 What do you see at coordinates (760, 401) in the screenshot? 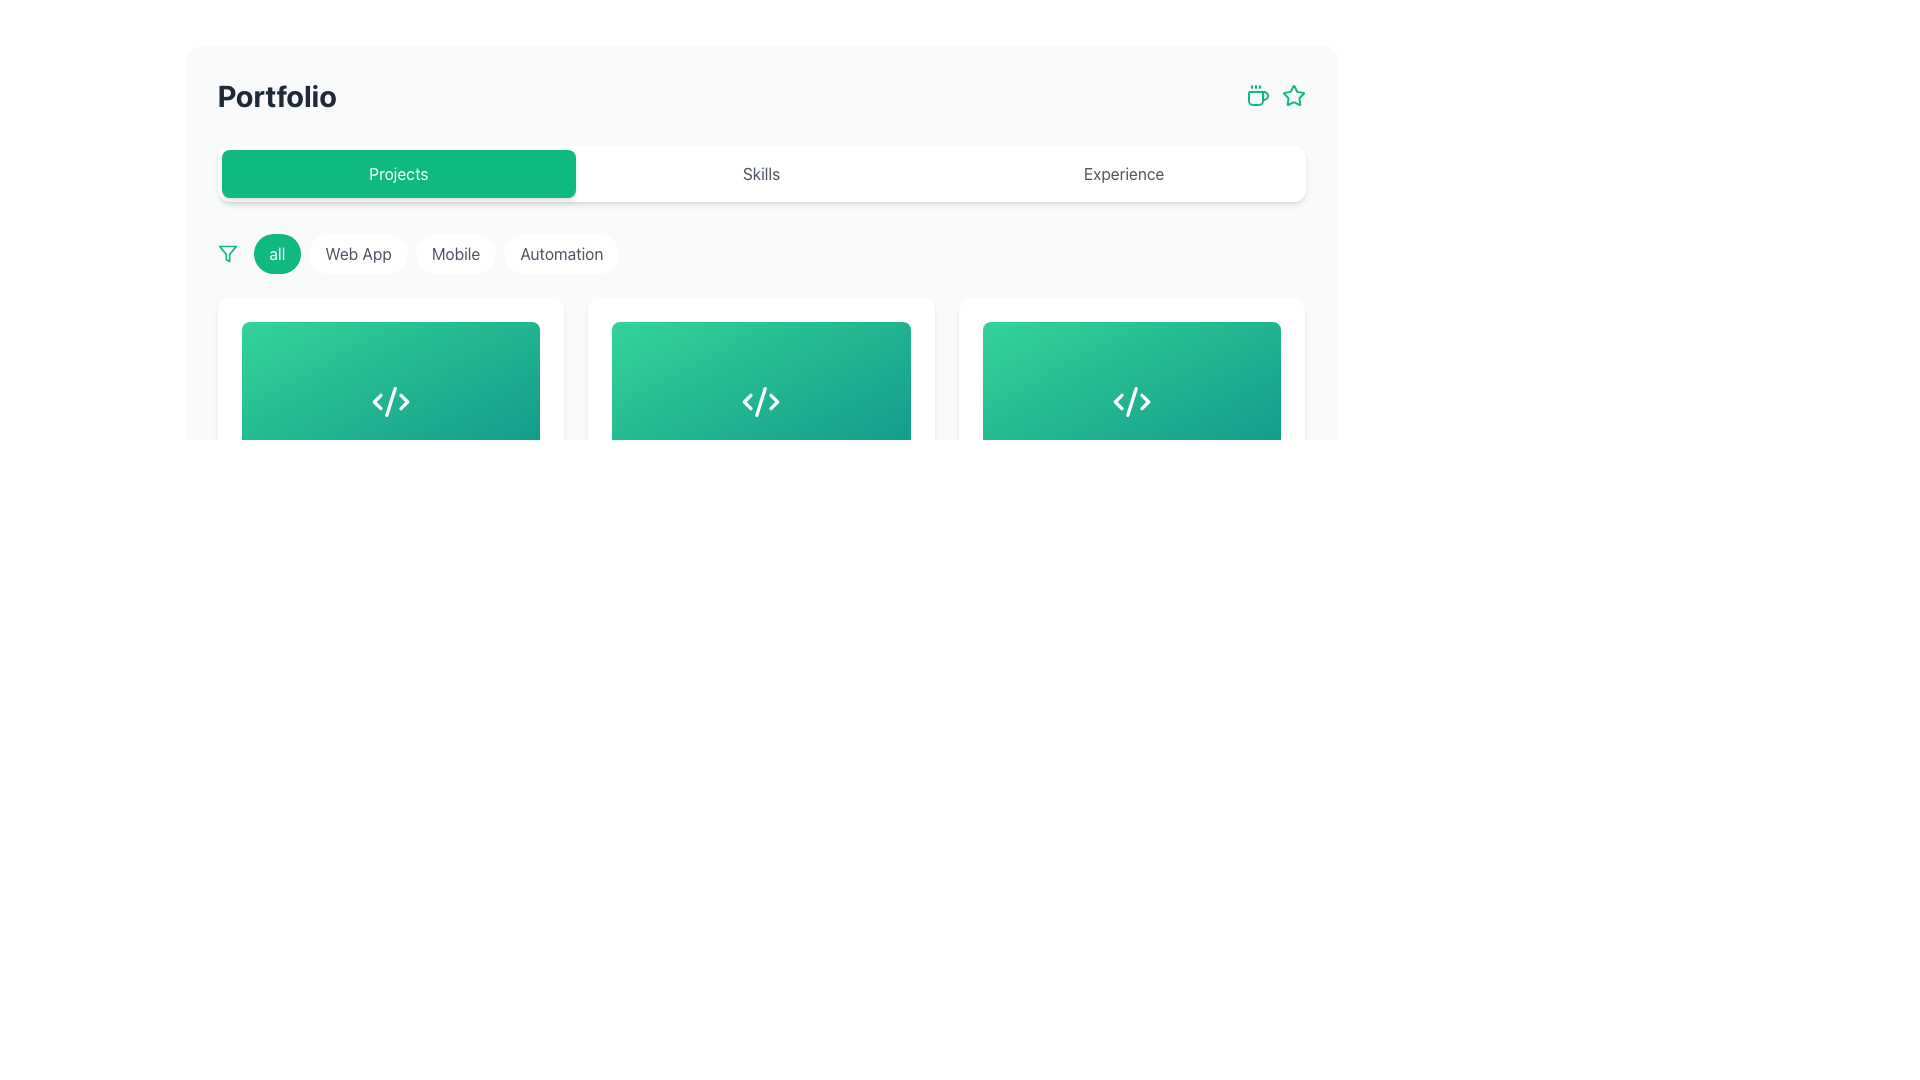
I see `to select or activate the project card, which is the middle card in a row of three similar cards within a grid layout` at bounding box center [760, 401].